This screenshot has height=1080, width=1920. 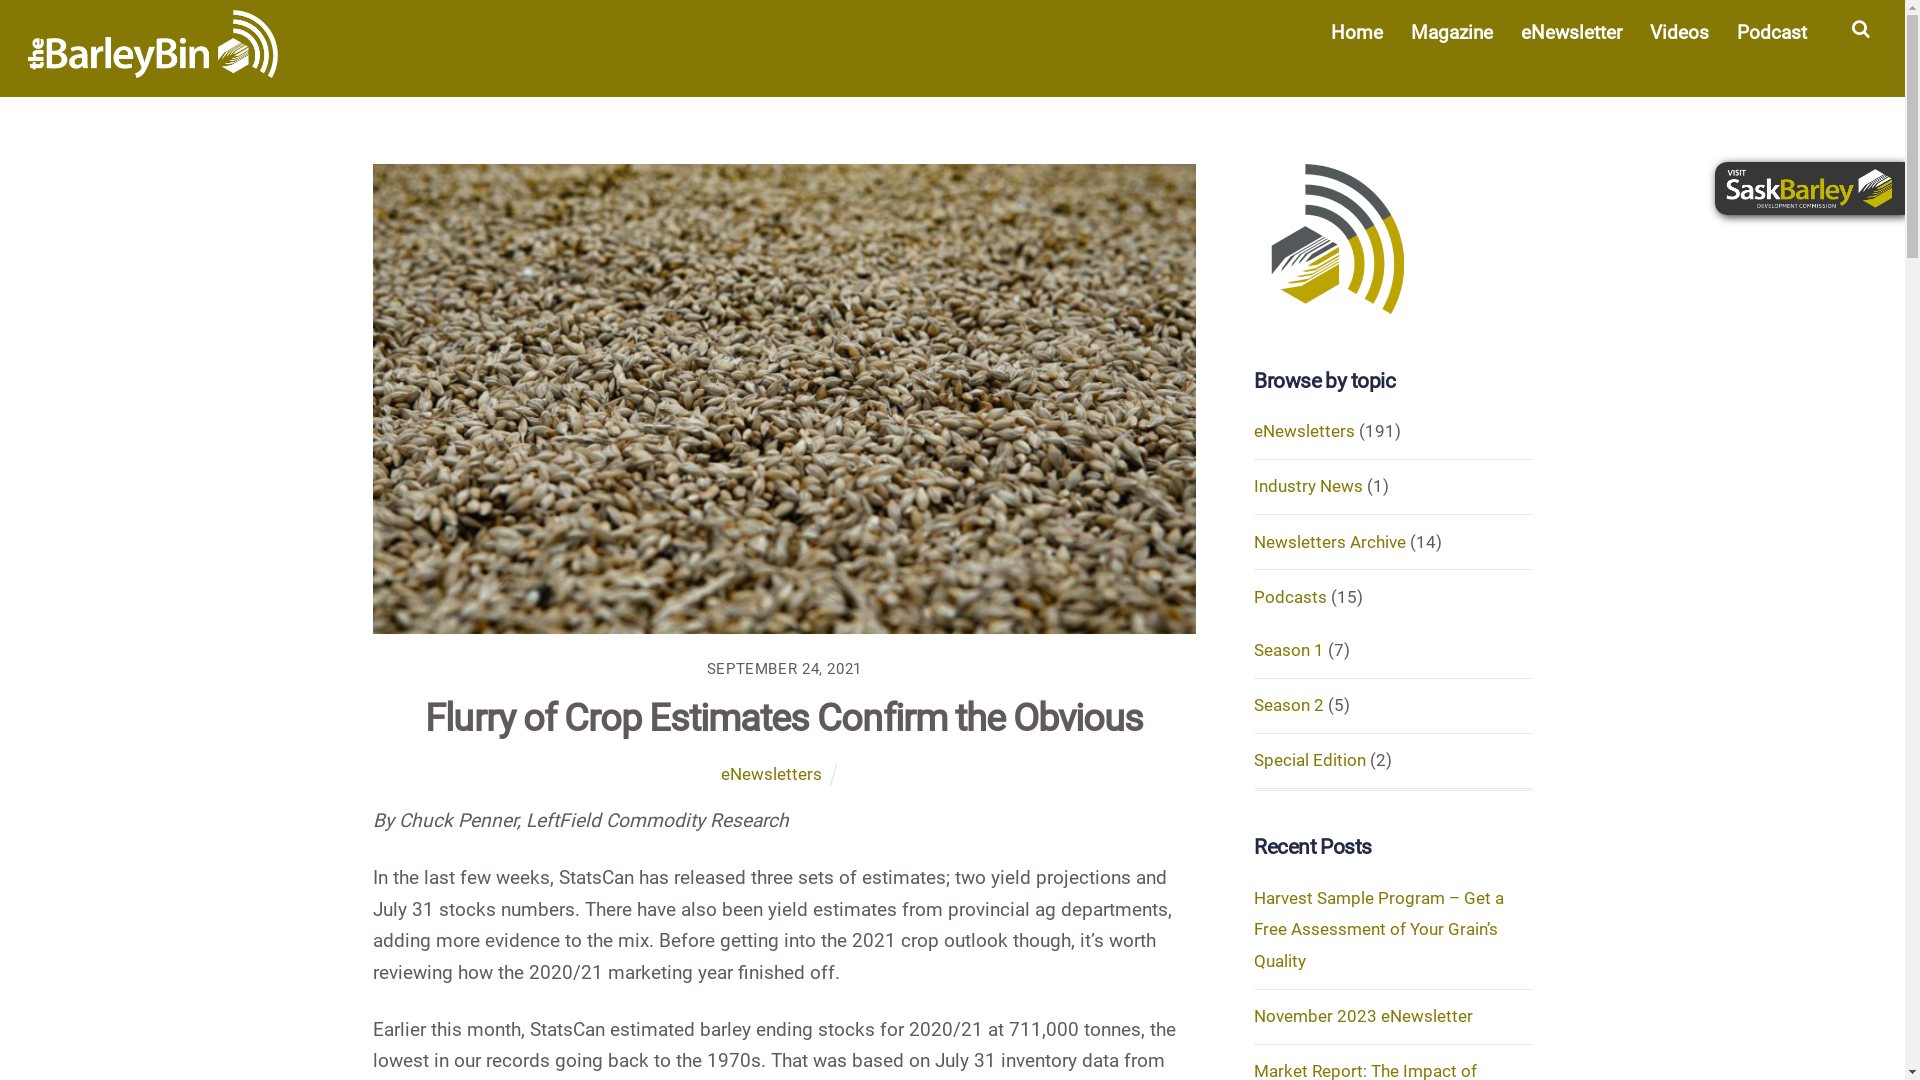 I want to click on 'Magazine', so click(x=1451, y=32).